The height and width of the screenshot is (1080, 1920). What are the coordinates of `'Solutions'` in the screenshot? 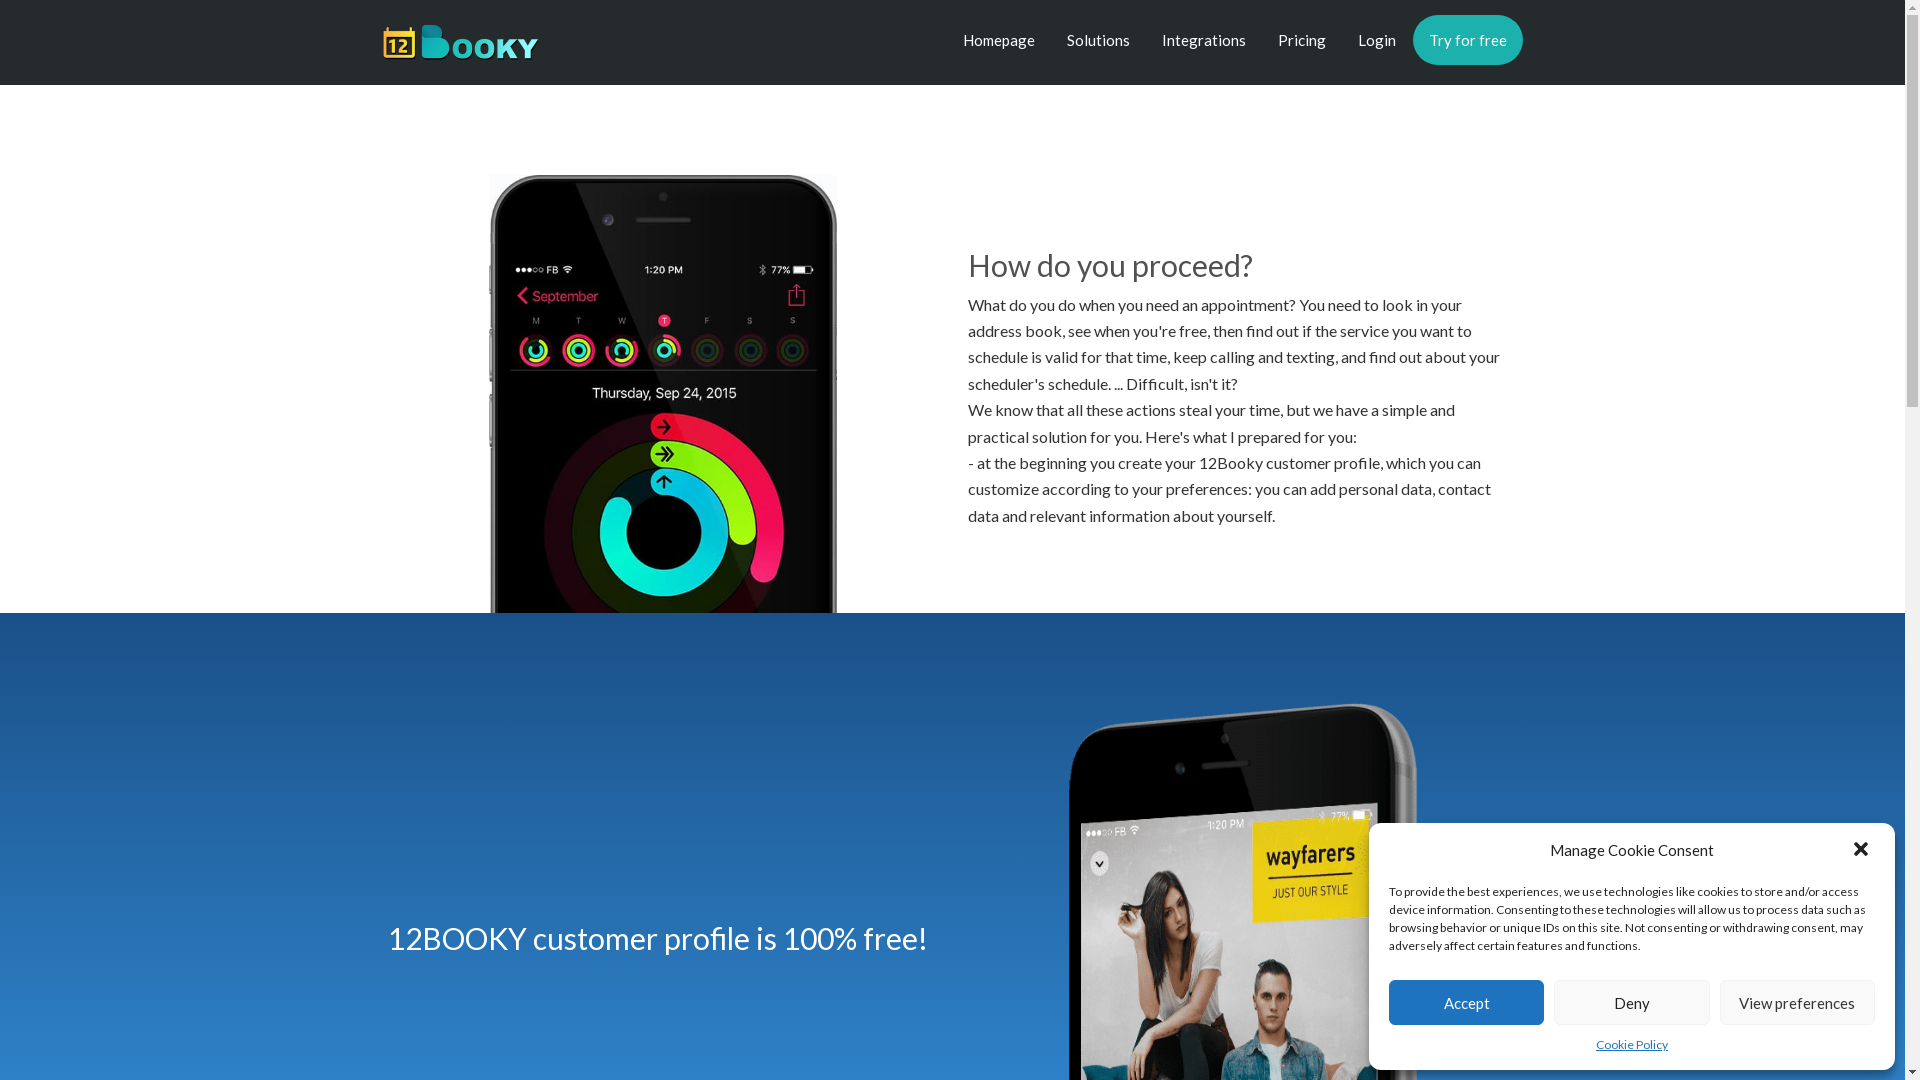 It's located at (1096, 39).